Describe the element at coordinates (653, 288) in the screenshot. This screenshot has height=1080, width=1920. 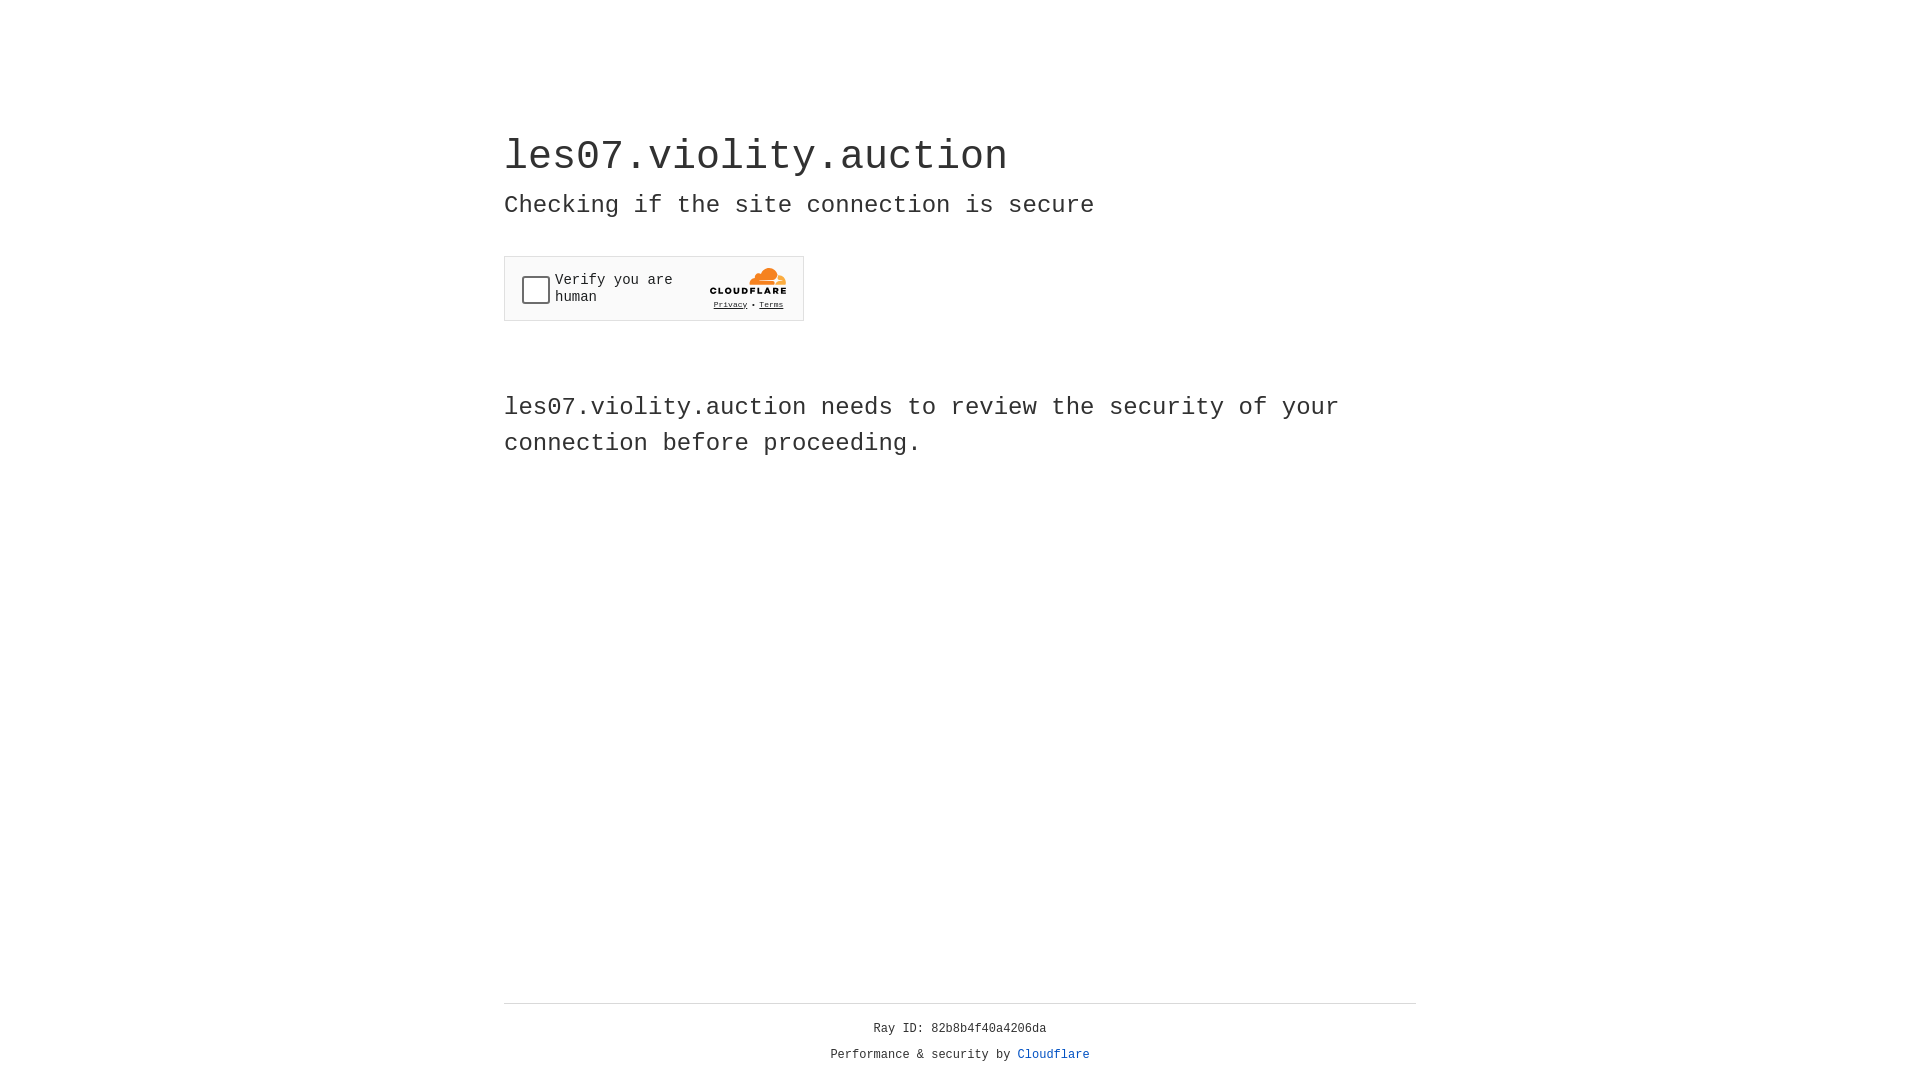
I see `'Widget containing a Cloudflare security challenge'` at that location.